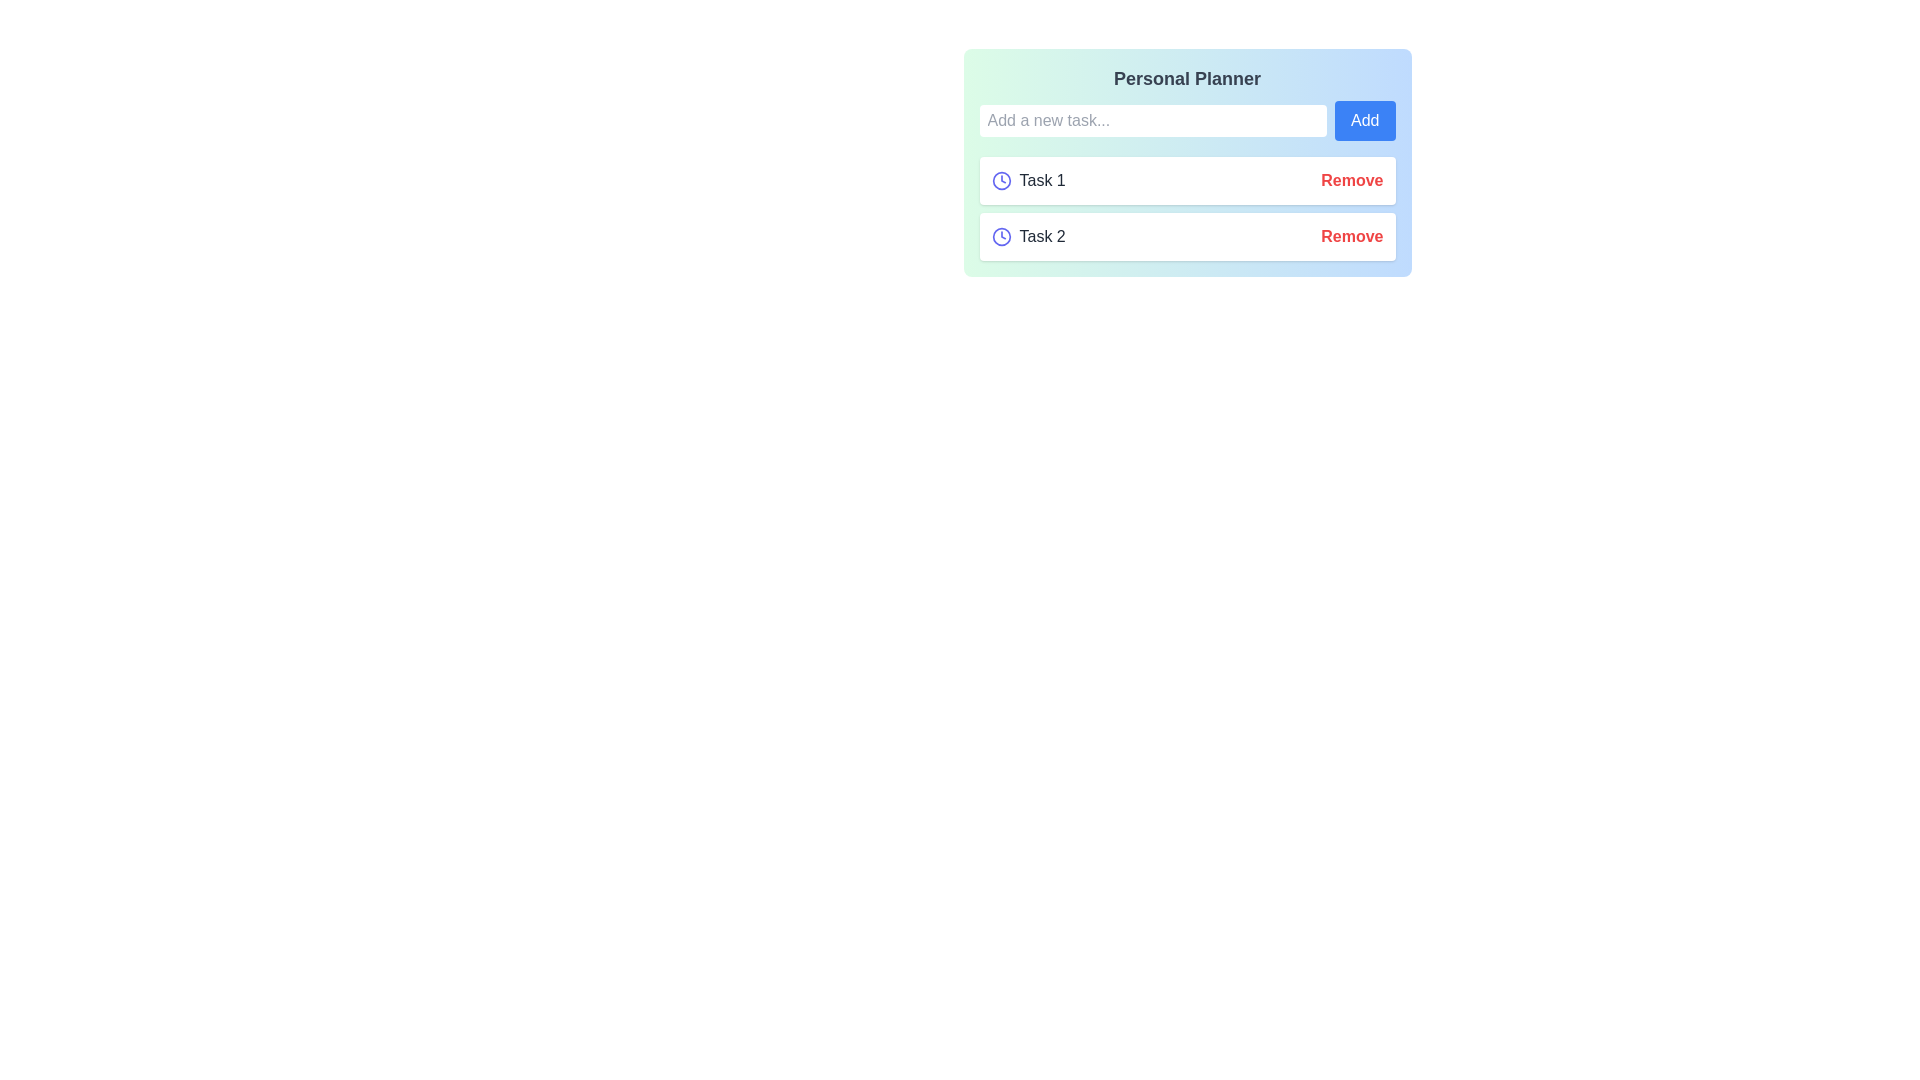 The width and height of the screenshot is (1920, 1080). Describe the element at coordinates (1364, 120) in the screenshot. I see `'Add' button to add a task` at that location.